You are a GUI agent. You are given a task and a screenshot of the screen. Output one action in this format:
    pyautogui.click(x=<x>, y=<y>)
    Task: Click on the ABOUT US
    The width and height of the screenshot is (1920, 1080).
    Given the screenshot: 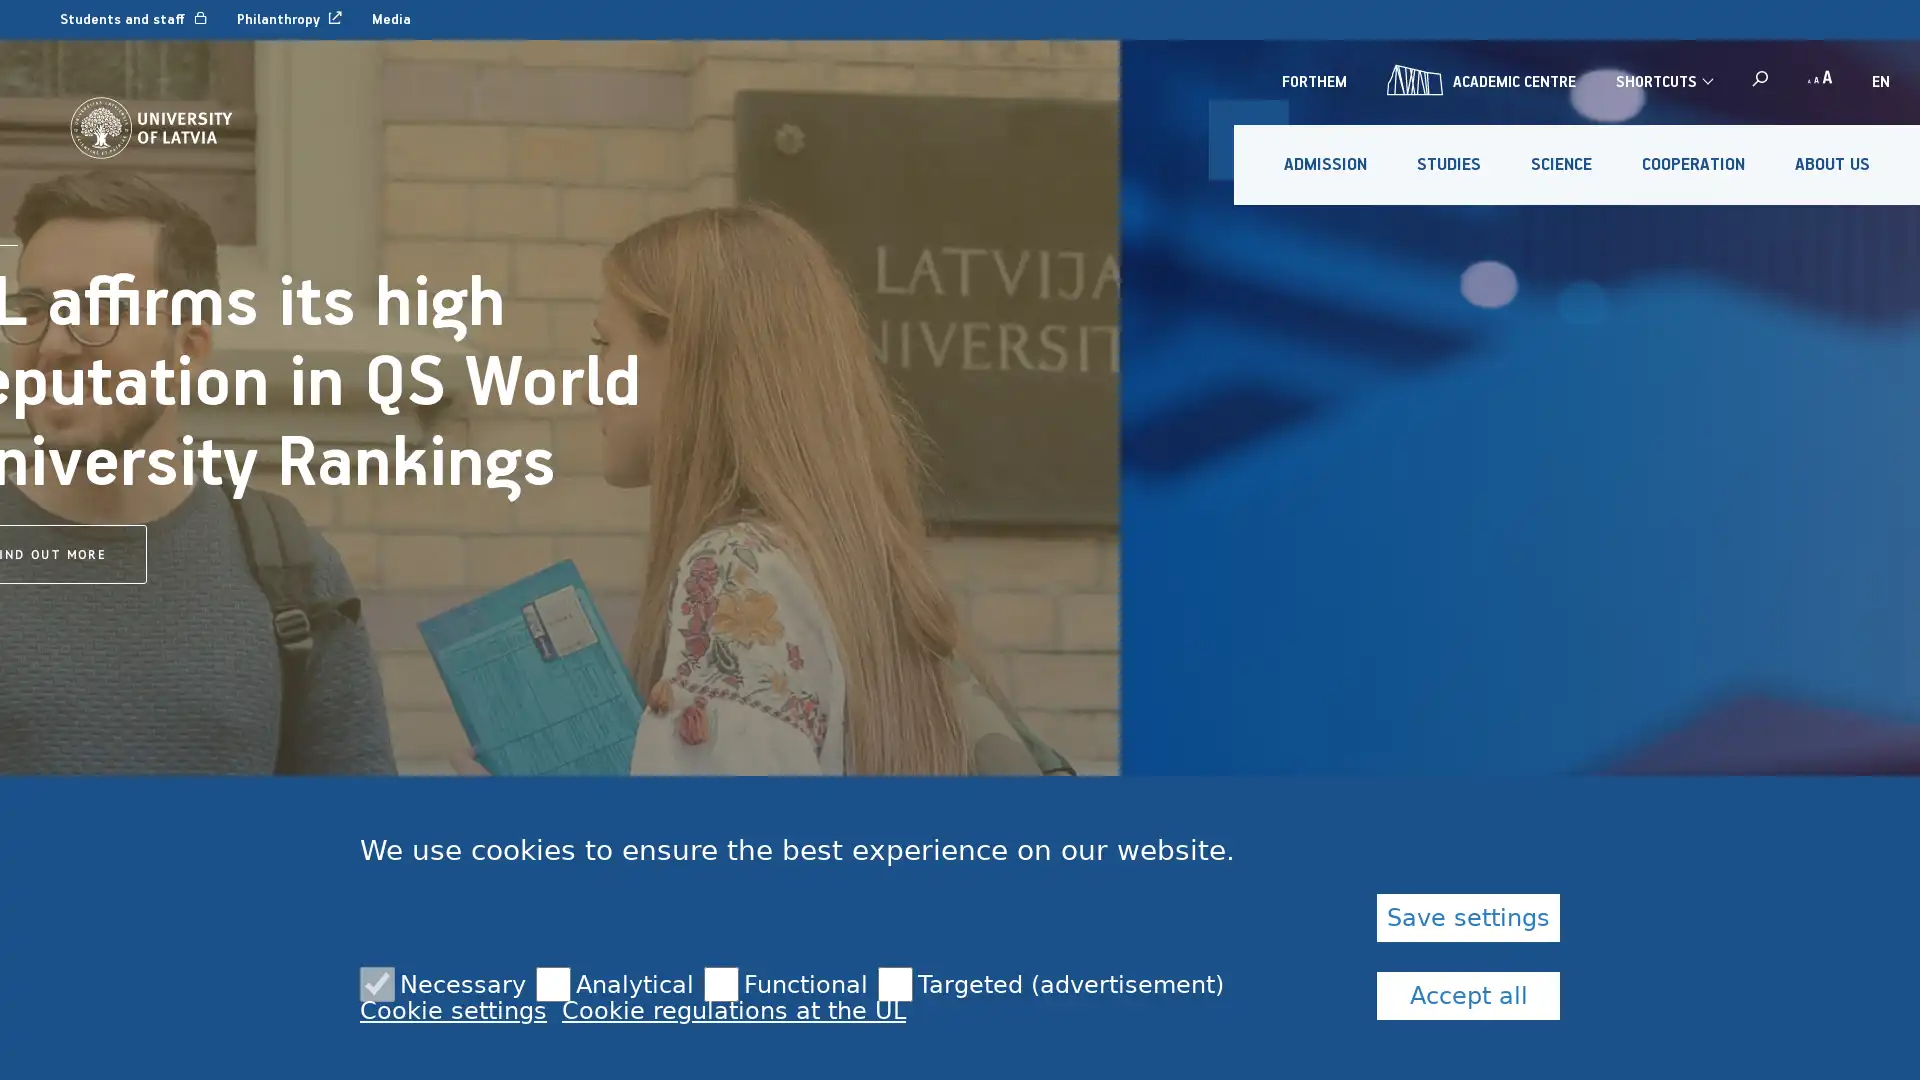 What is the action you would take?
    pyautogui.click(x=1832, y=164)
    